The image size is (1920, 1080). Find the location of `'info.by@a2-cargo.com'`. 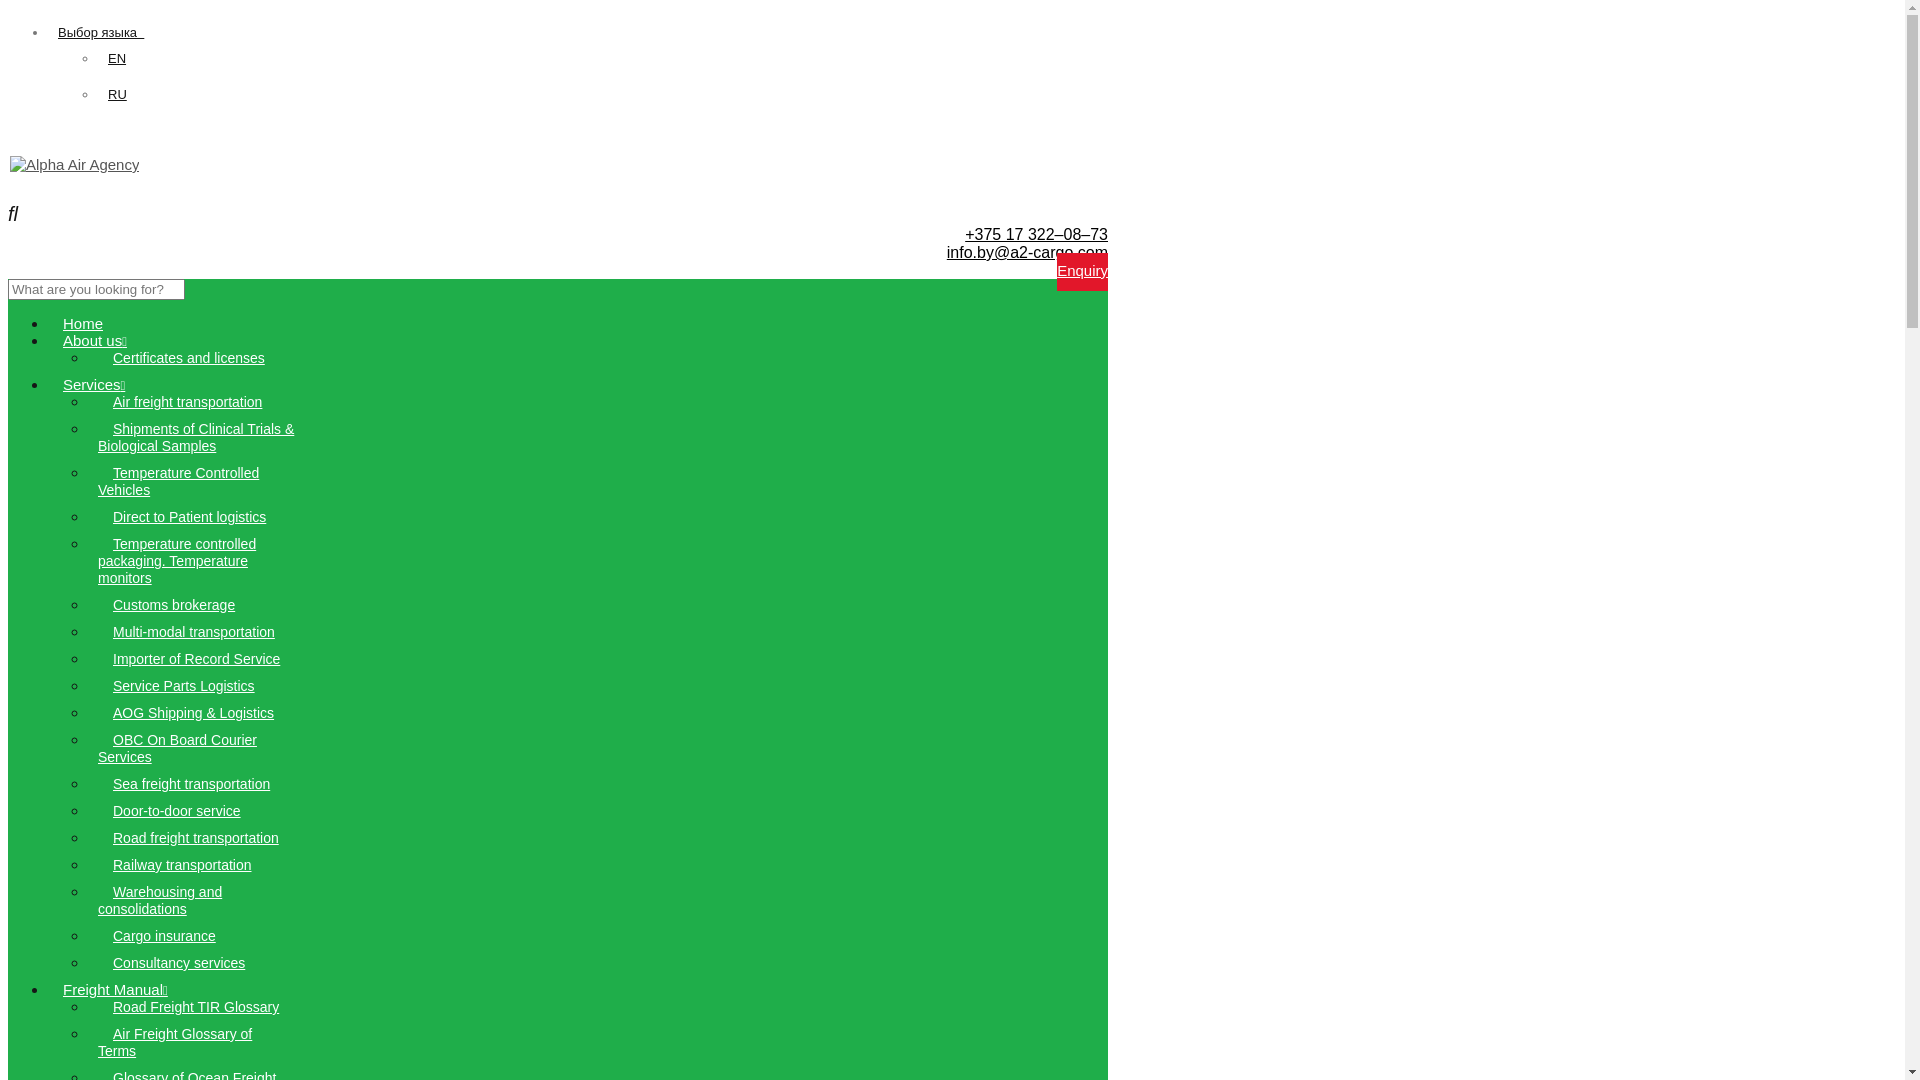

'info.by@a2-cargo.com' is located at coordinates (1027, 251).